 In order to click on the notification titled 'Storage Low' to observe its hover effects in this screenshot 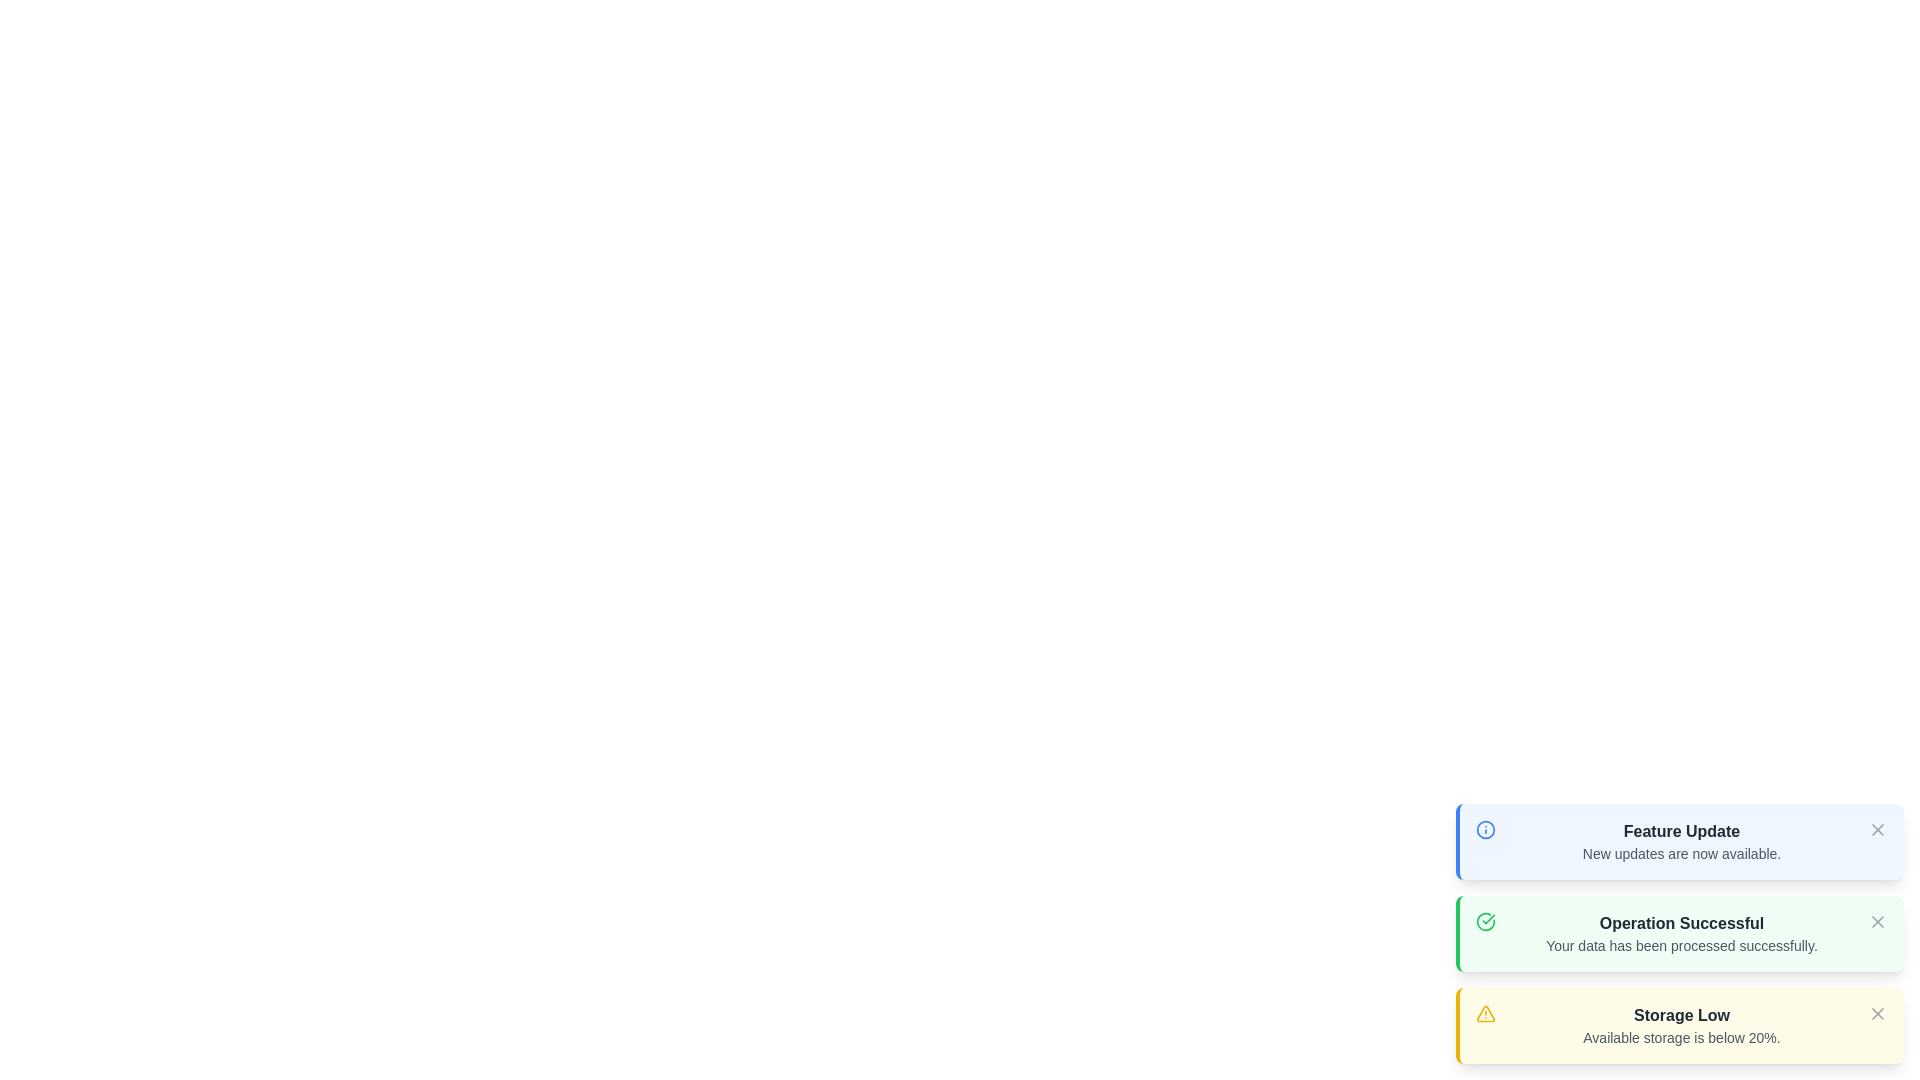, I will do `click(1680, 1026)`.